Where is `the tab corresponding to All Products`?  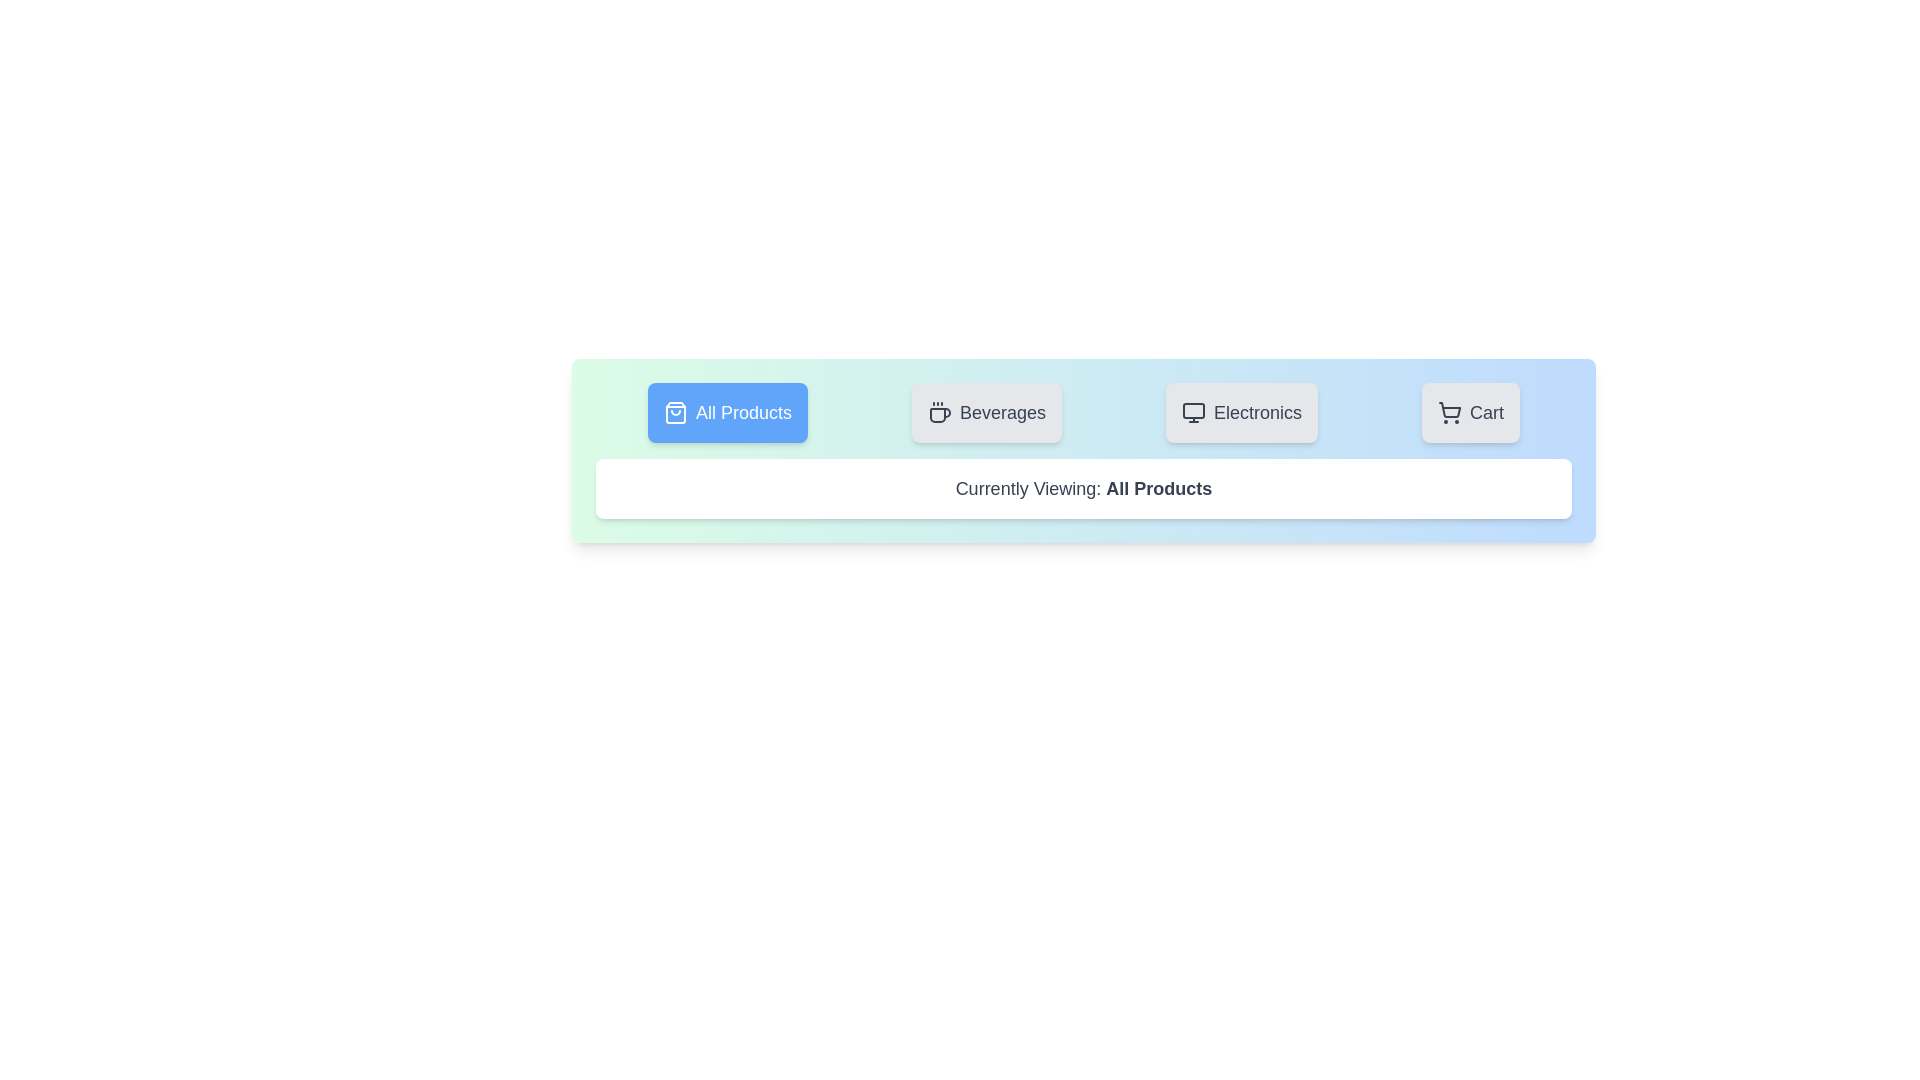
the tab corresponding to All Products is located at coordinates (727, 411).